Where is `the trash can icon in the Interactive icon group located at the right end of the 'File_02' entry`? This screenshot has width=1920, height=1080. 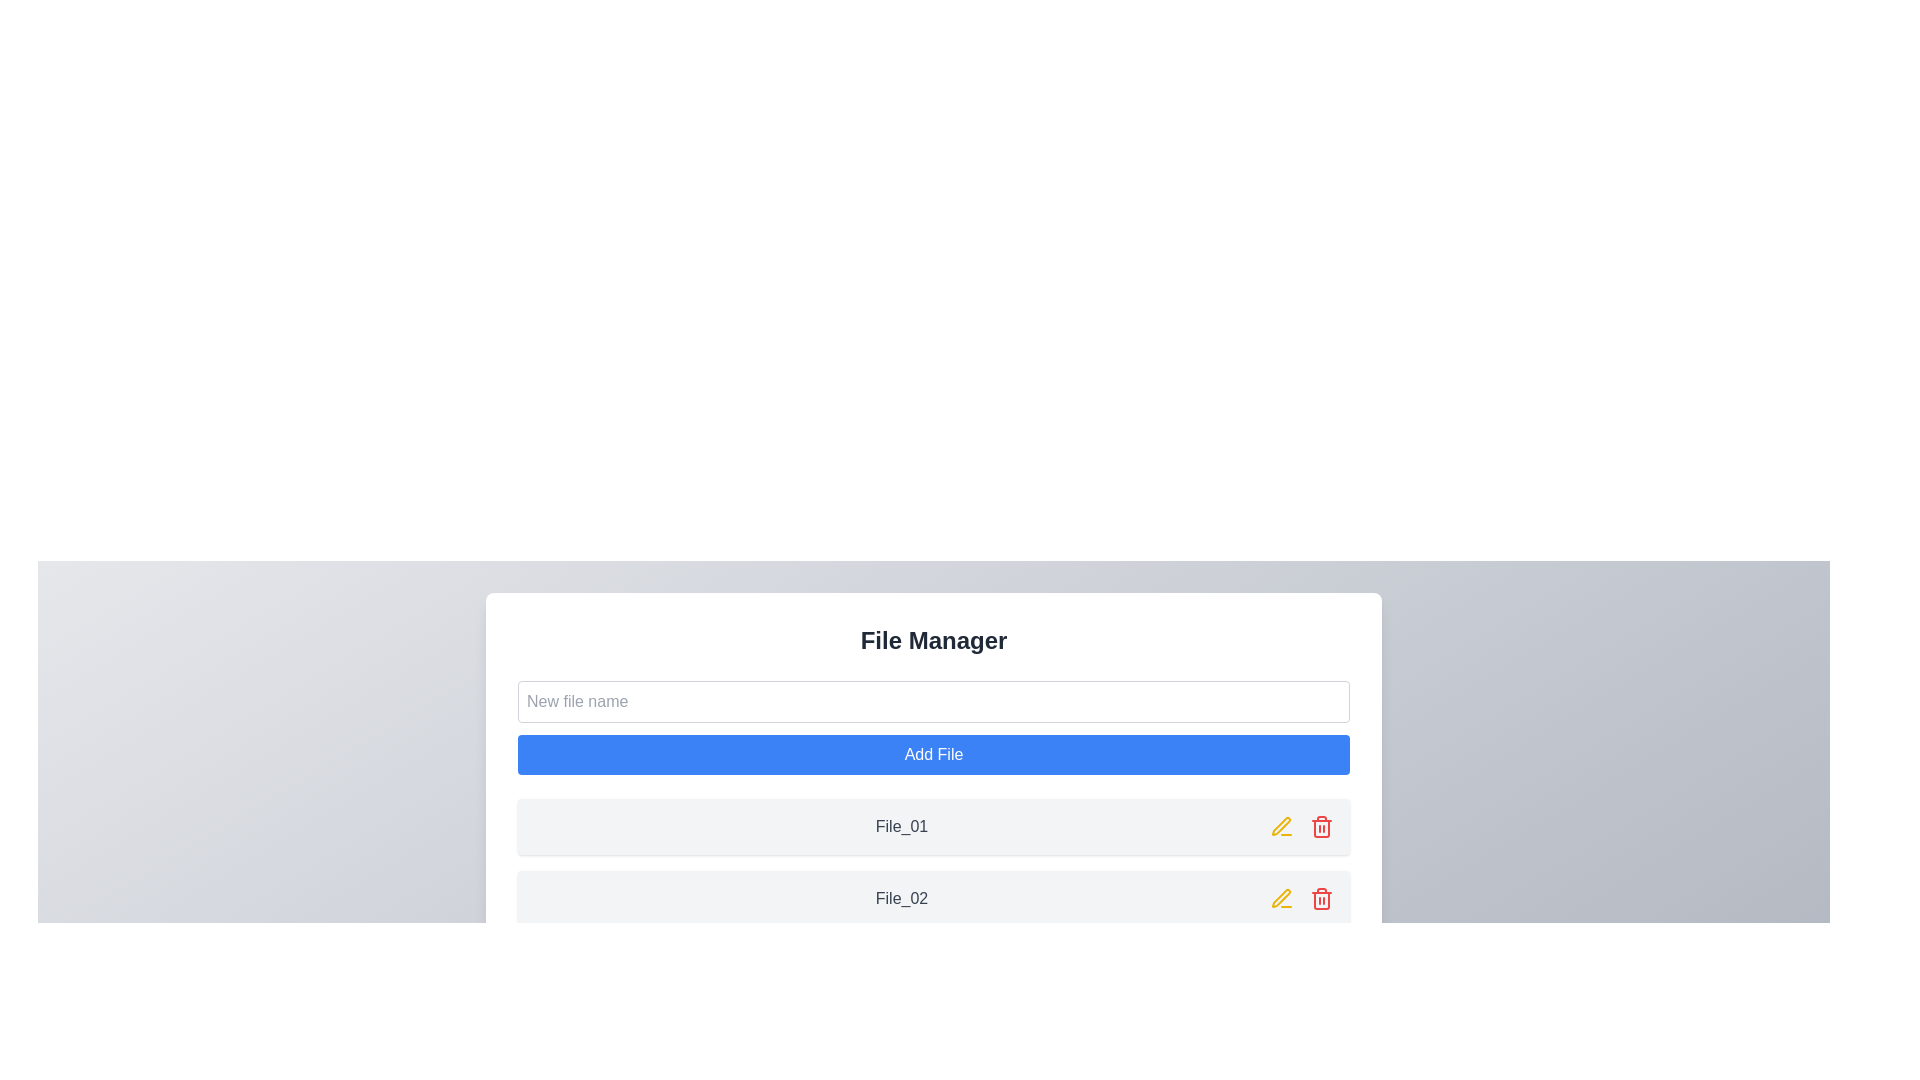 the trash can icon in the Interactive icon group located at the right end of the 'File_02' entry is located at coordinates (1301, 897).